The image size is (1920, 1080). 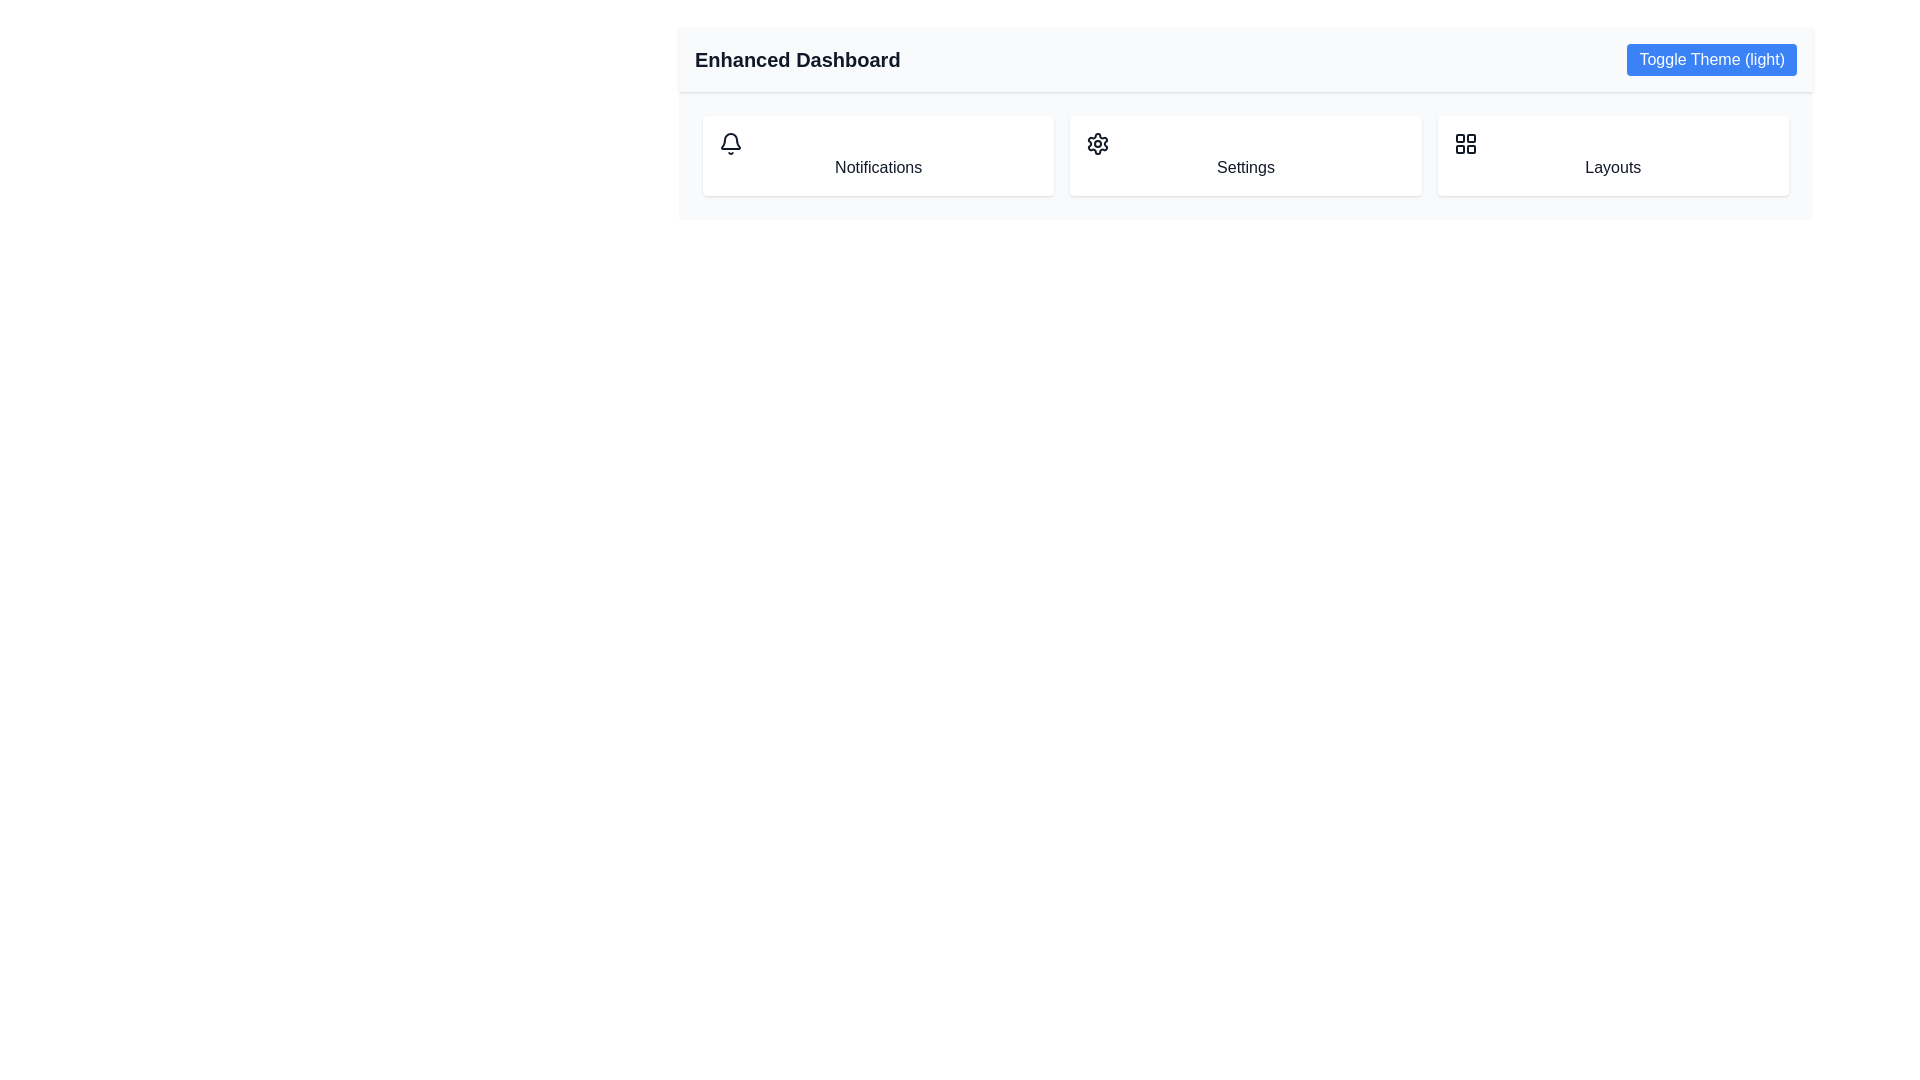 I want to click on the bell icon on the notification card located at the top-center of the interface, so click(x=729, y=142).